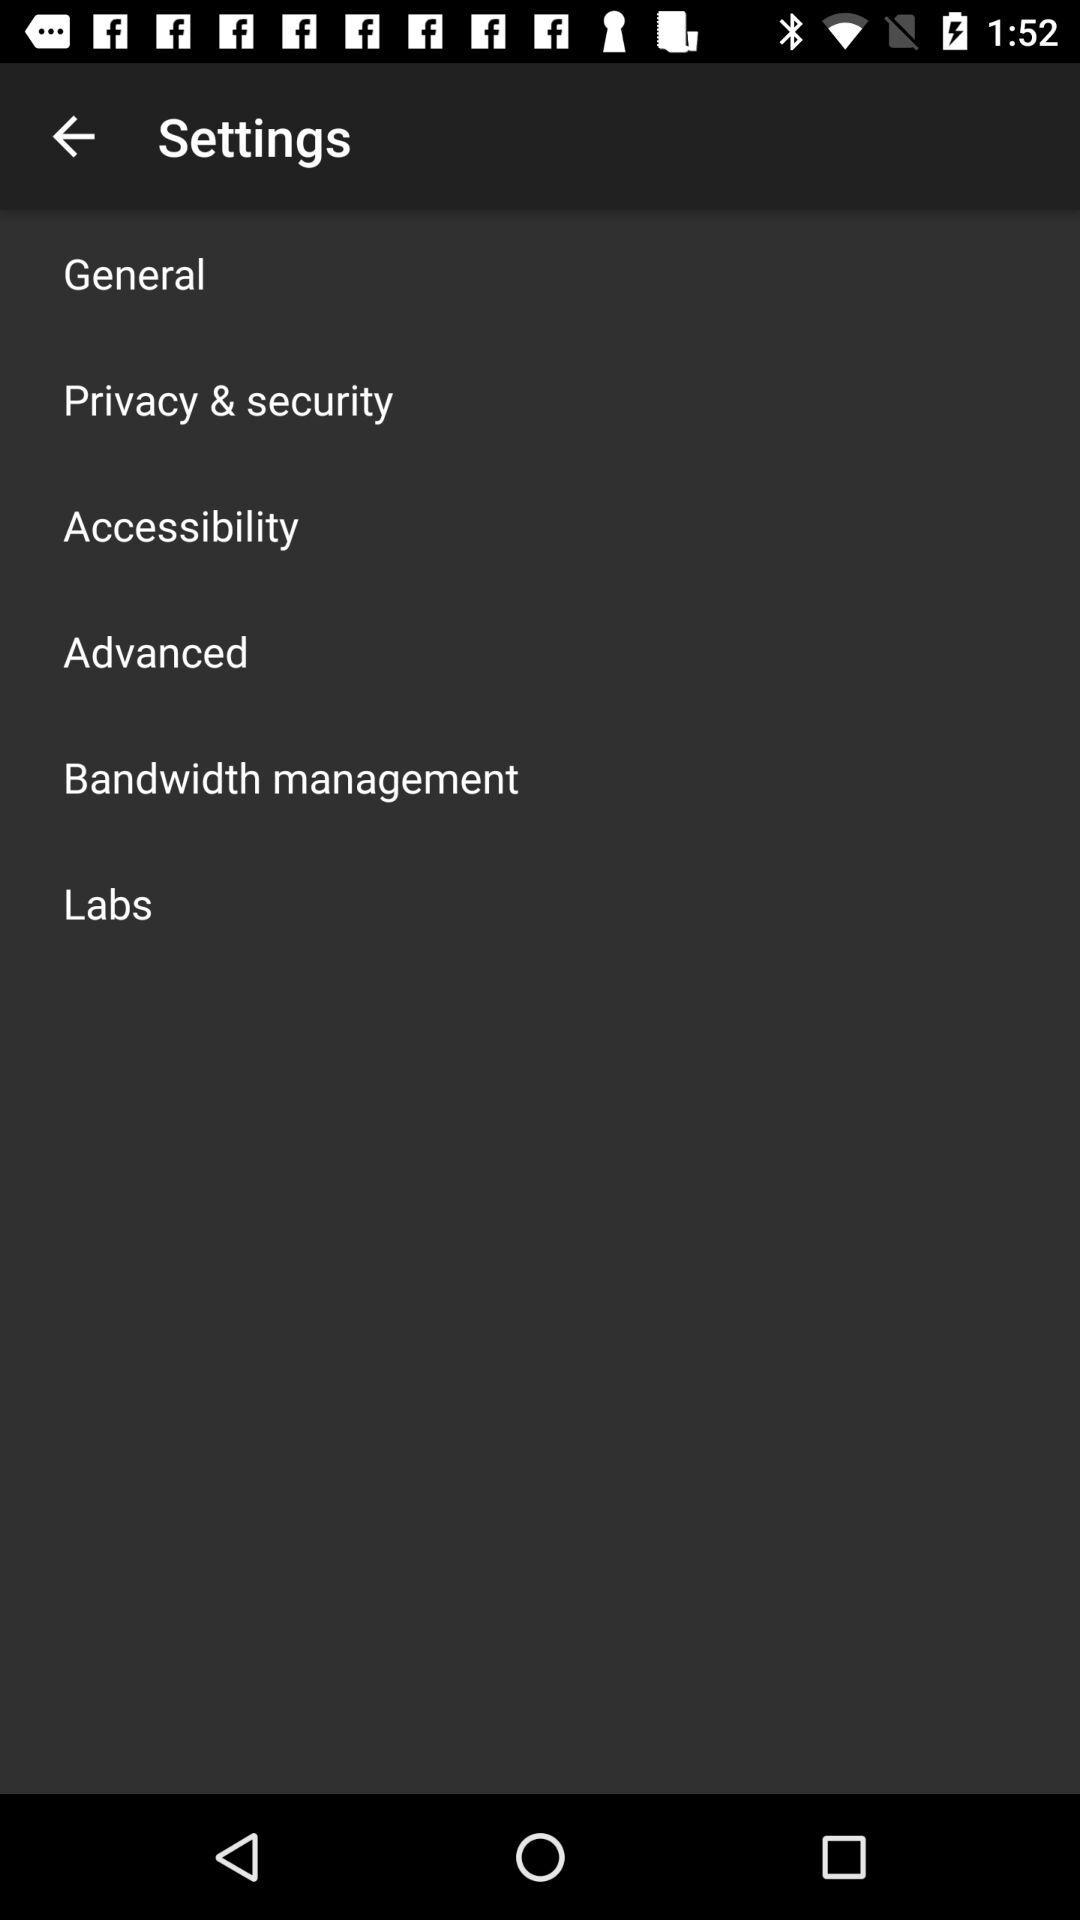 The width and height of the screenshot is (1080, 1920). What do you see at coordinates (154, 651) in the screenshot?
I see `the advanced` at bounding box center [154, 651].